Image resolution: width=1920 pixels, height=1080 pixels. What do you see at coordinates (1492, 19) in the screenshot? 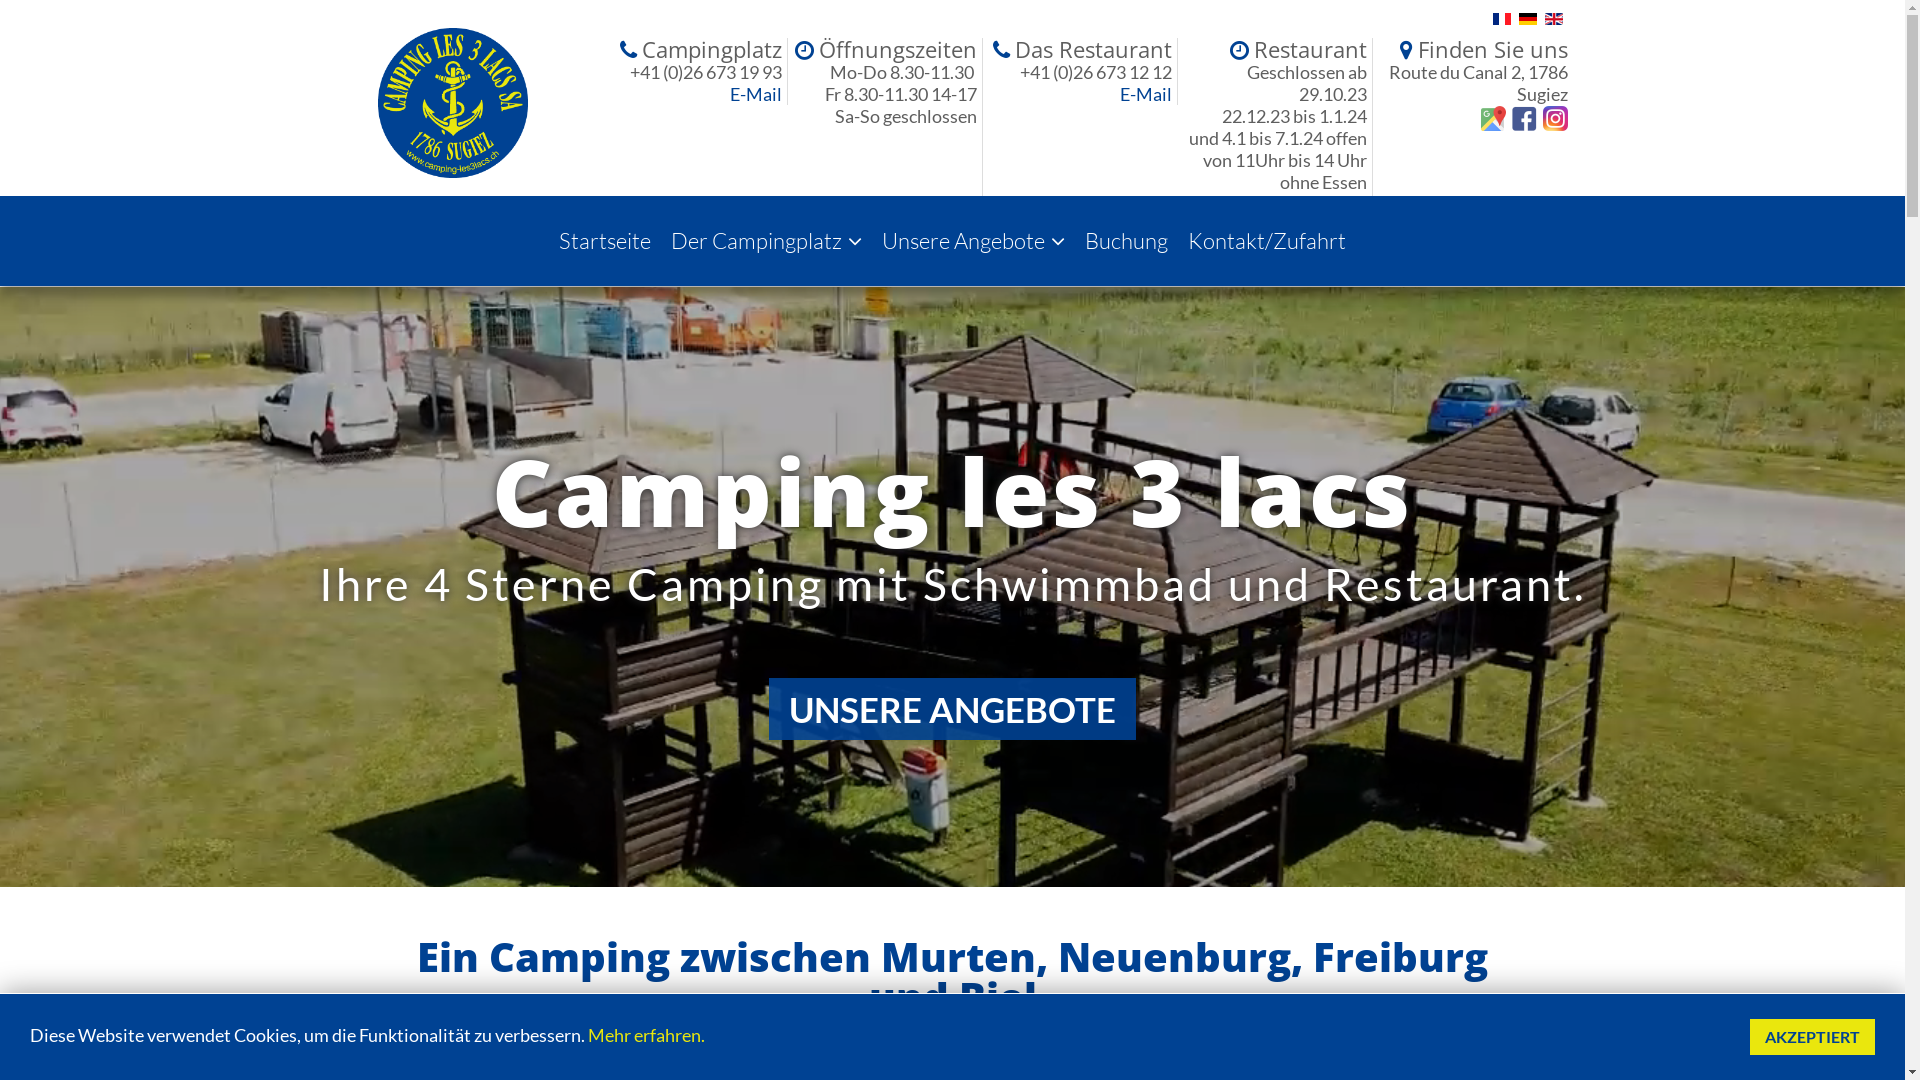
I see `'French'` at bounding box center [1492, 19].